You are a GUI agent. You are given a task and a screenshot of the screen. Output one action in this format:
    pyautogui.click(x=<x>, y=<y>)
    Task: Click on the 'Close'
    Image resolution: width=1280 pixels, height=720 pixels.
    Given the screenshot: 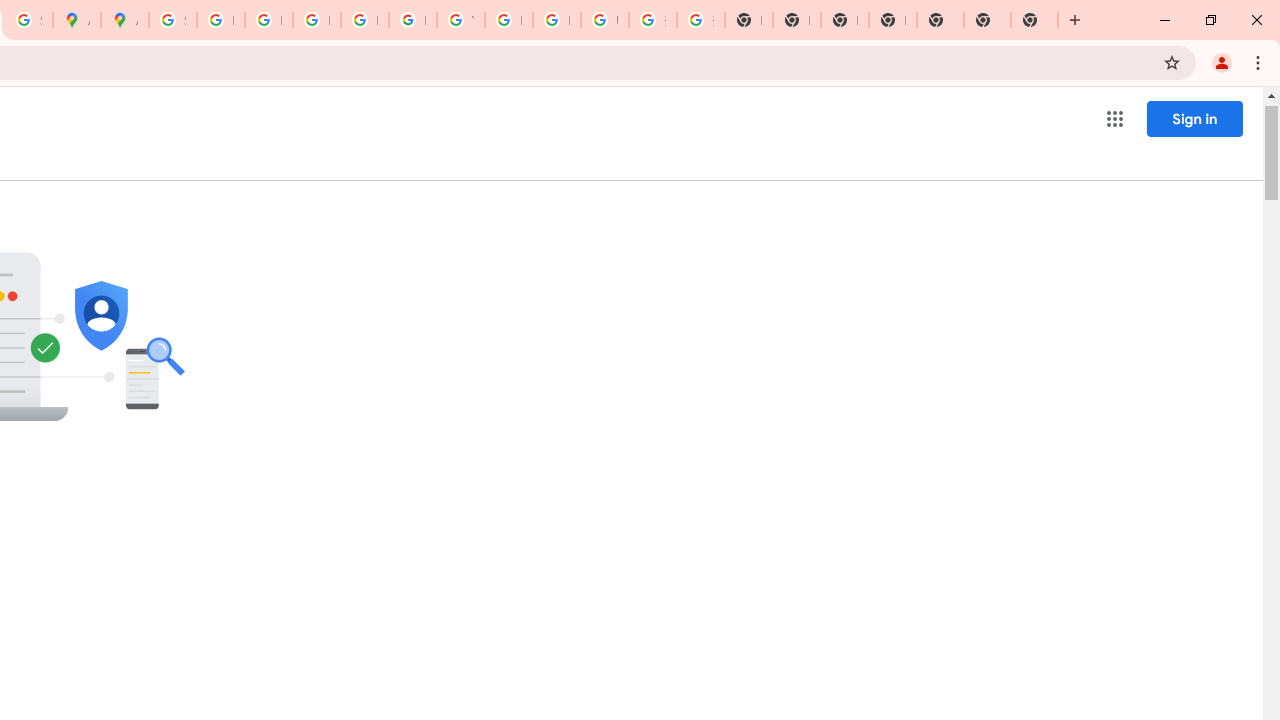 What is the action you would take?
    pyautogui.click(x=1255, y=20)
    